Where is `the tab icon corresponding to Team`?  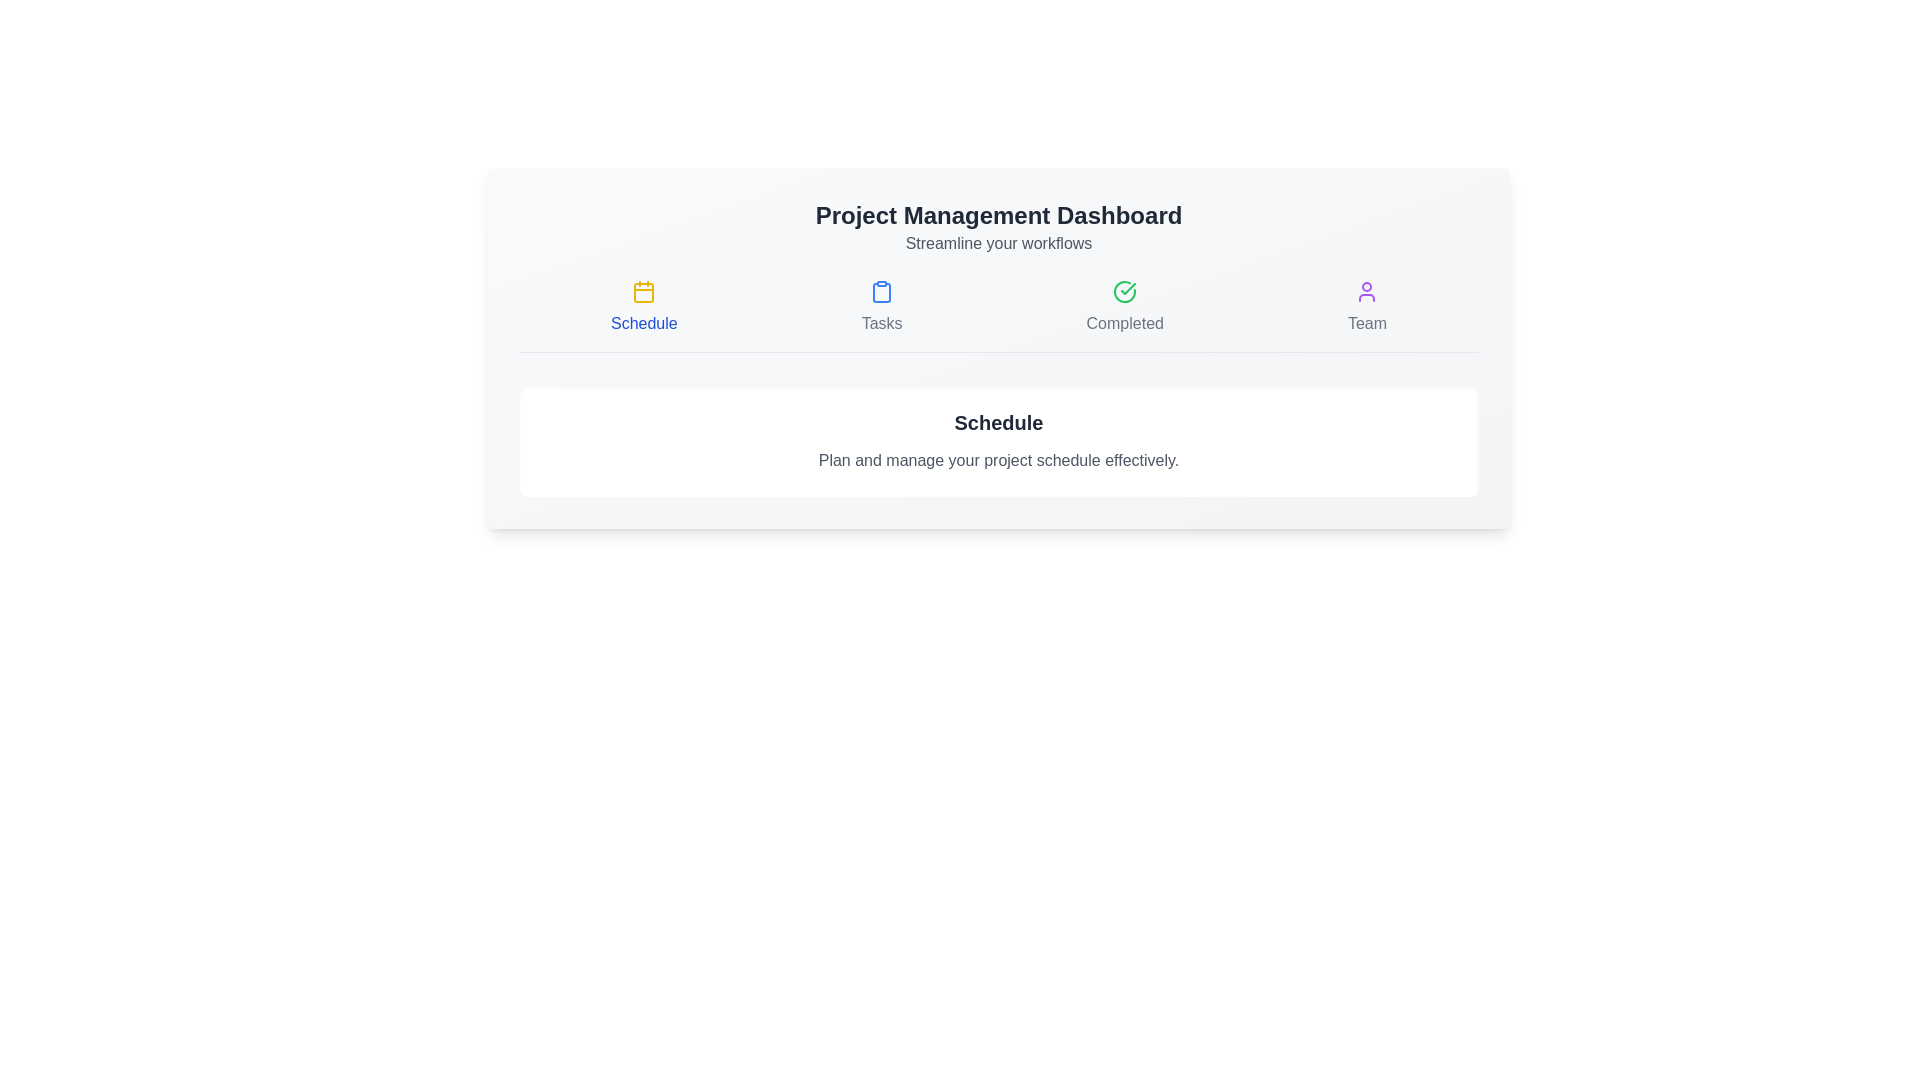 the tab icon corresponding to Team is located at coordinates (1366, 308).